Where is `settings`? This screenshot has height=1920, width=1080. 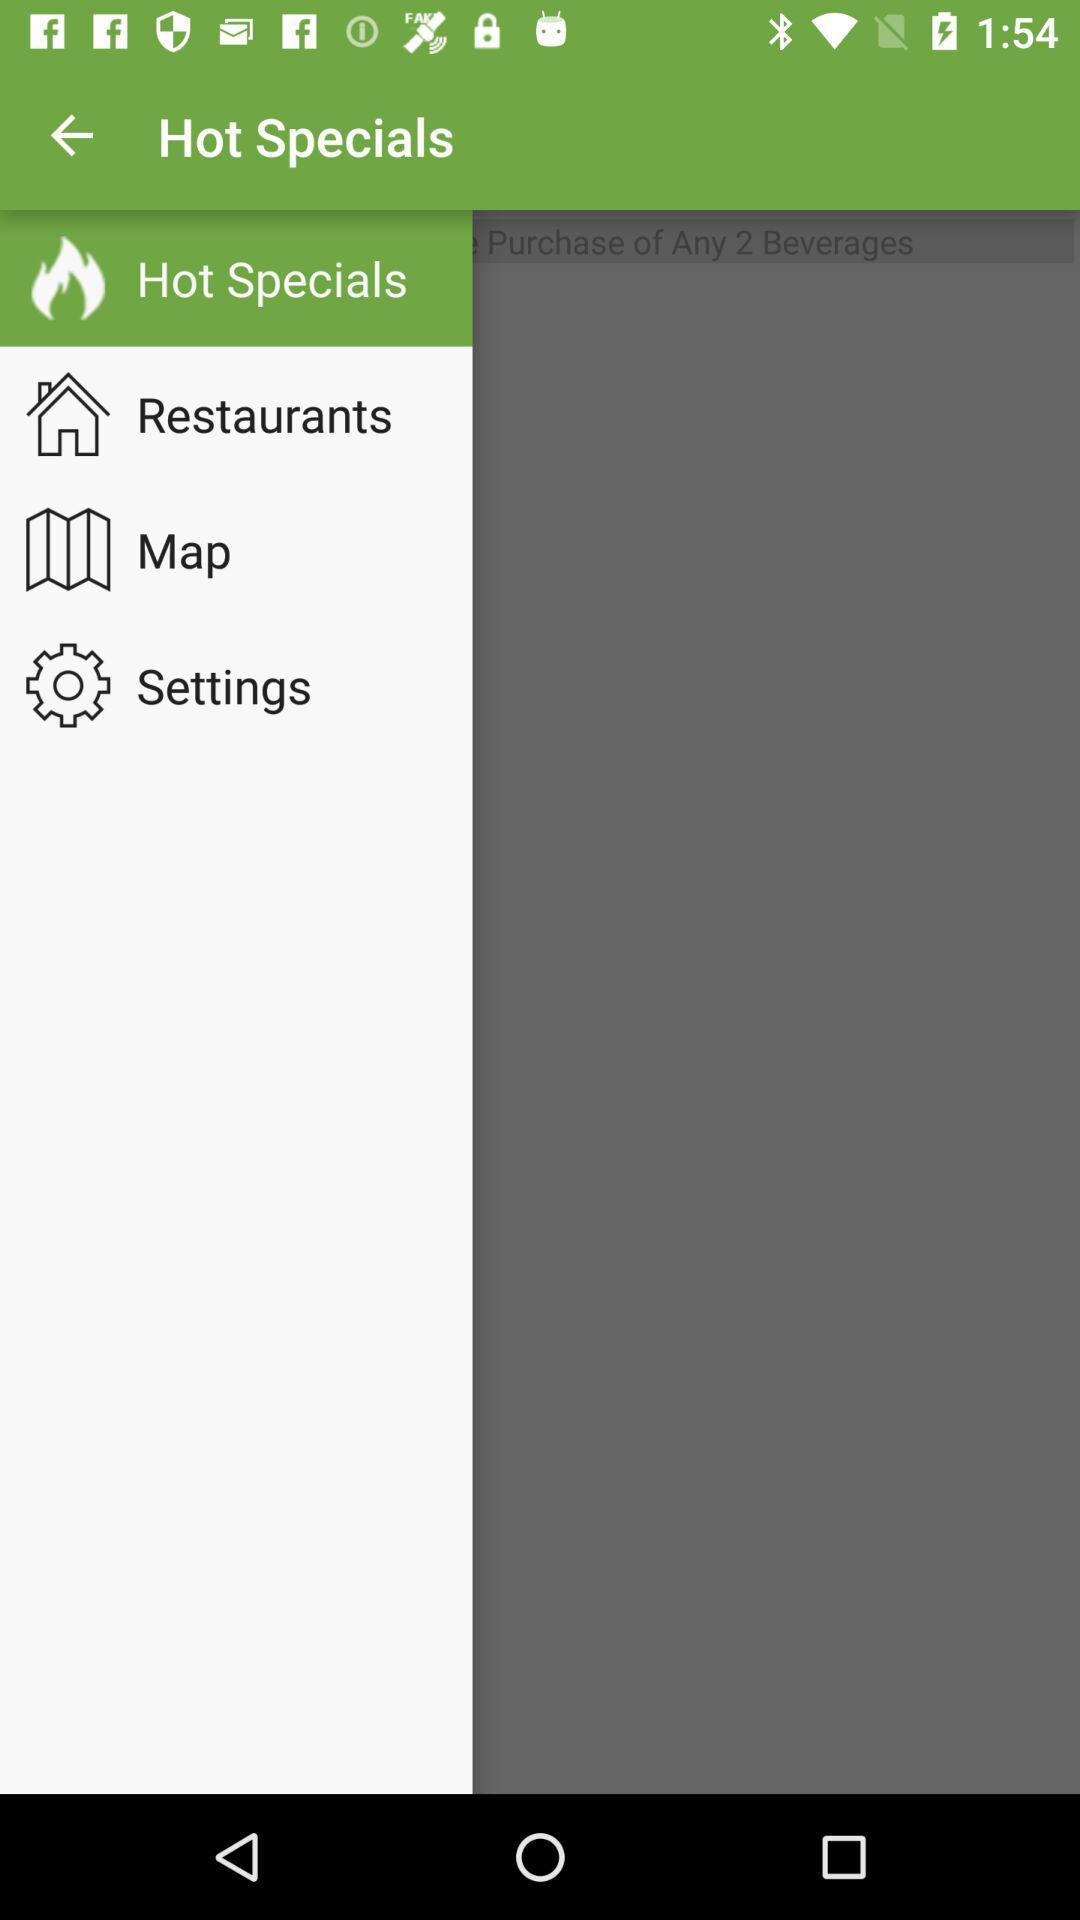
settings is located at coordinates (236, 685).